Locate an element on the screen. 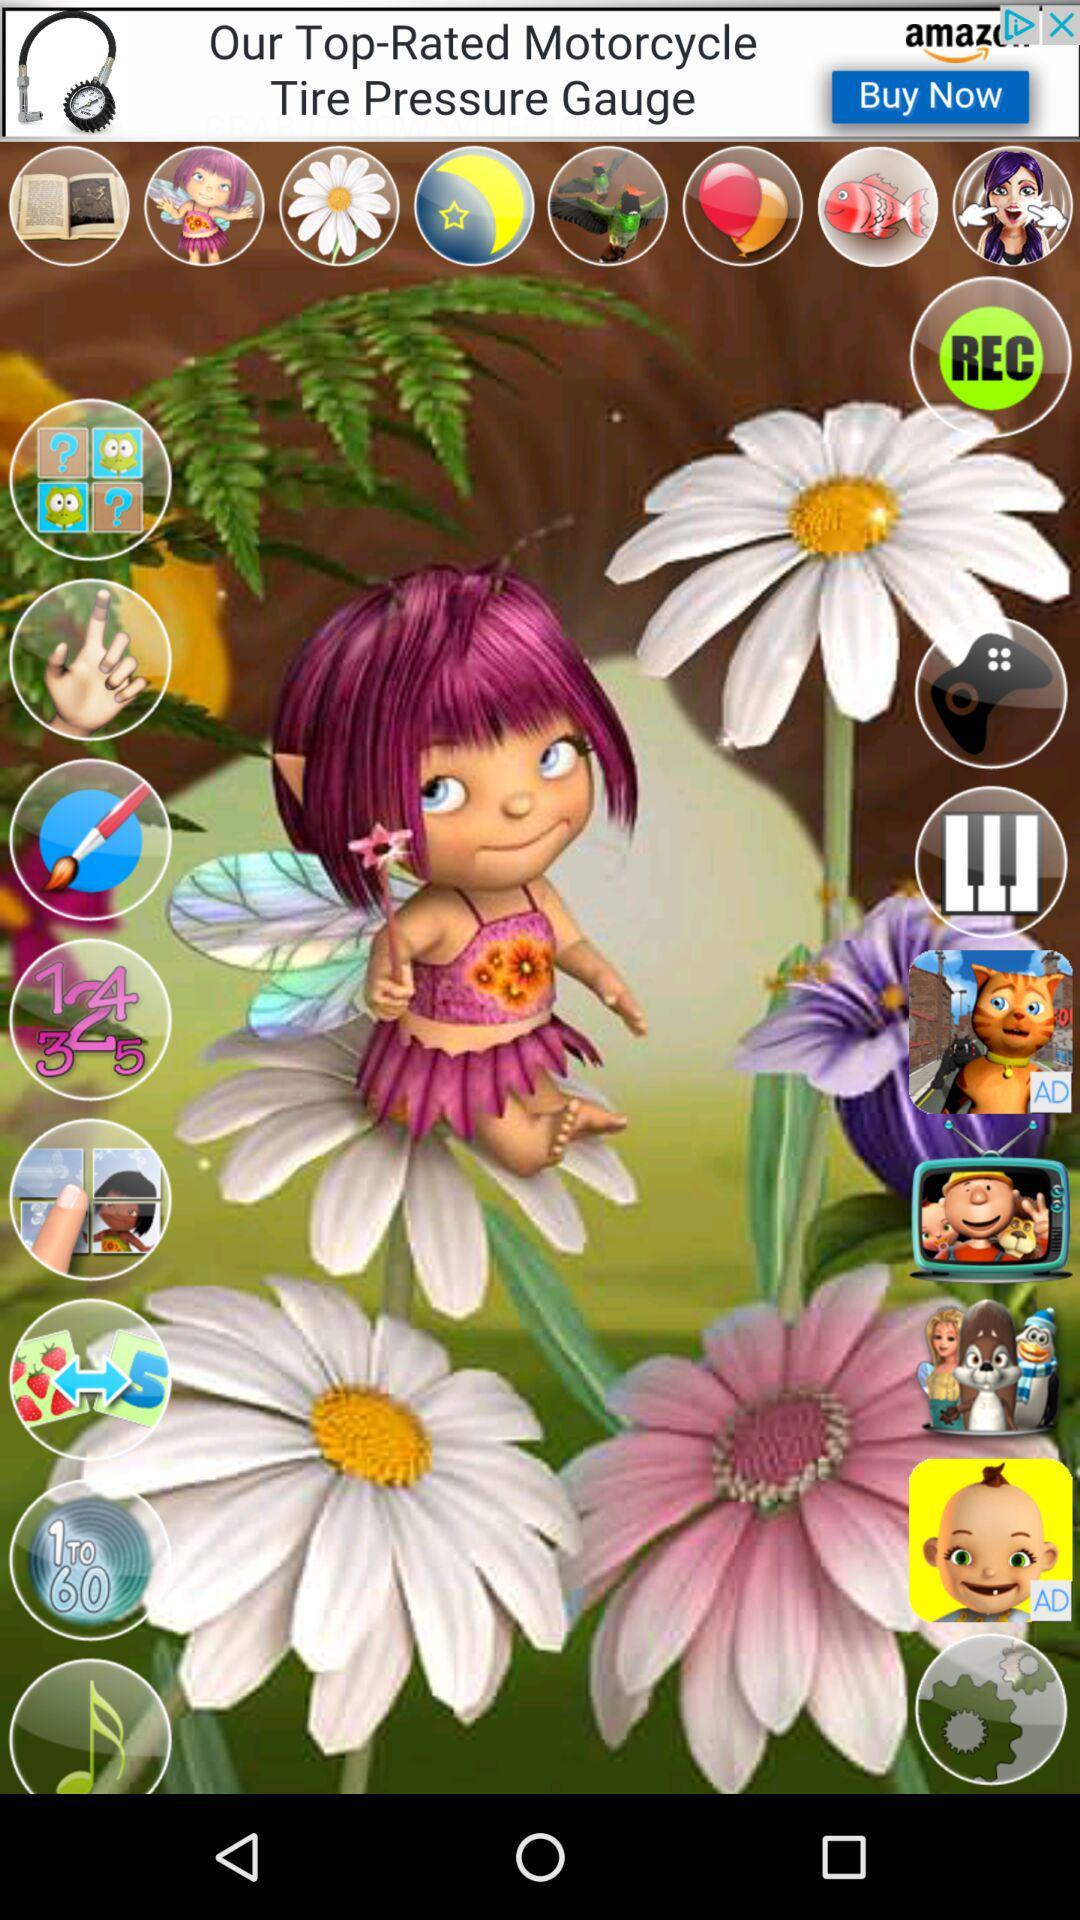 This screenshot has height=1920, width=1080. open tool is located at coordinates (88, 840).